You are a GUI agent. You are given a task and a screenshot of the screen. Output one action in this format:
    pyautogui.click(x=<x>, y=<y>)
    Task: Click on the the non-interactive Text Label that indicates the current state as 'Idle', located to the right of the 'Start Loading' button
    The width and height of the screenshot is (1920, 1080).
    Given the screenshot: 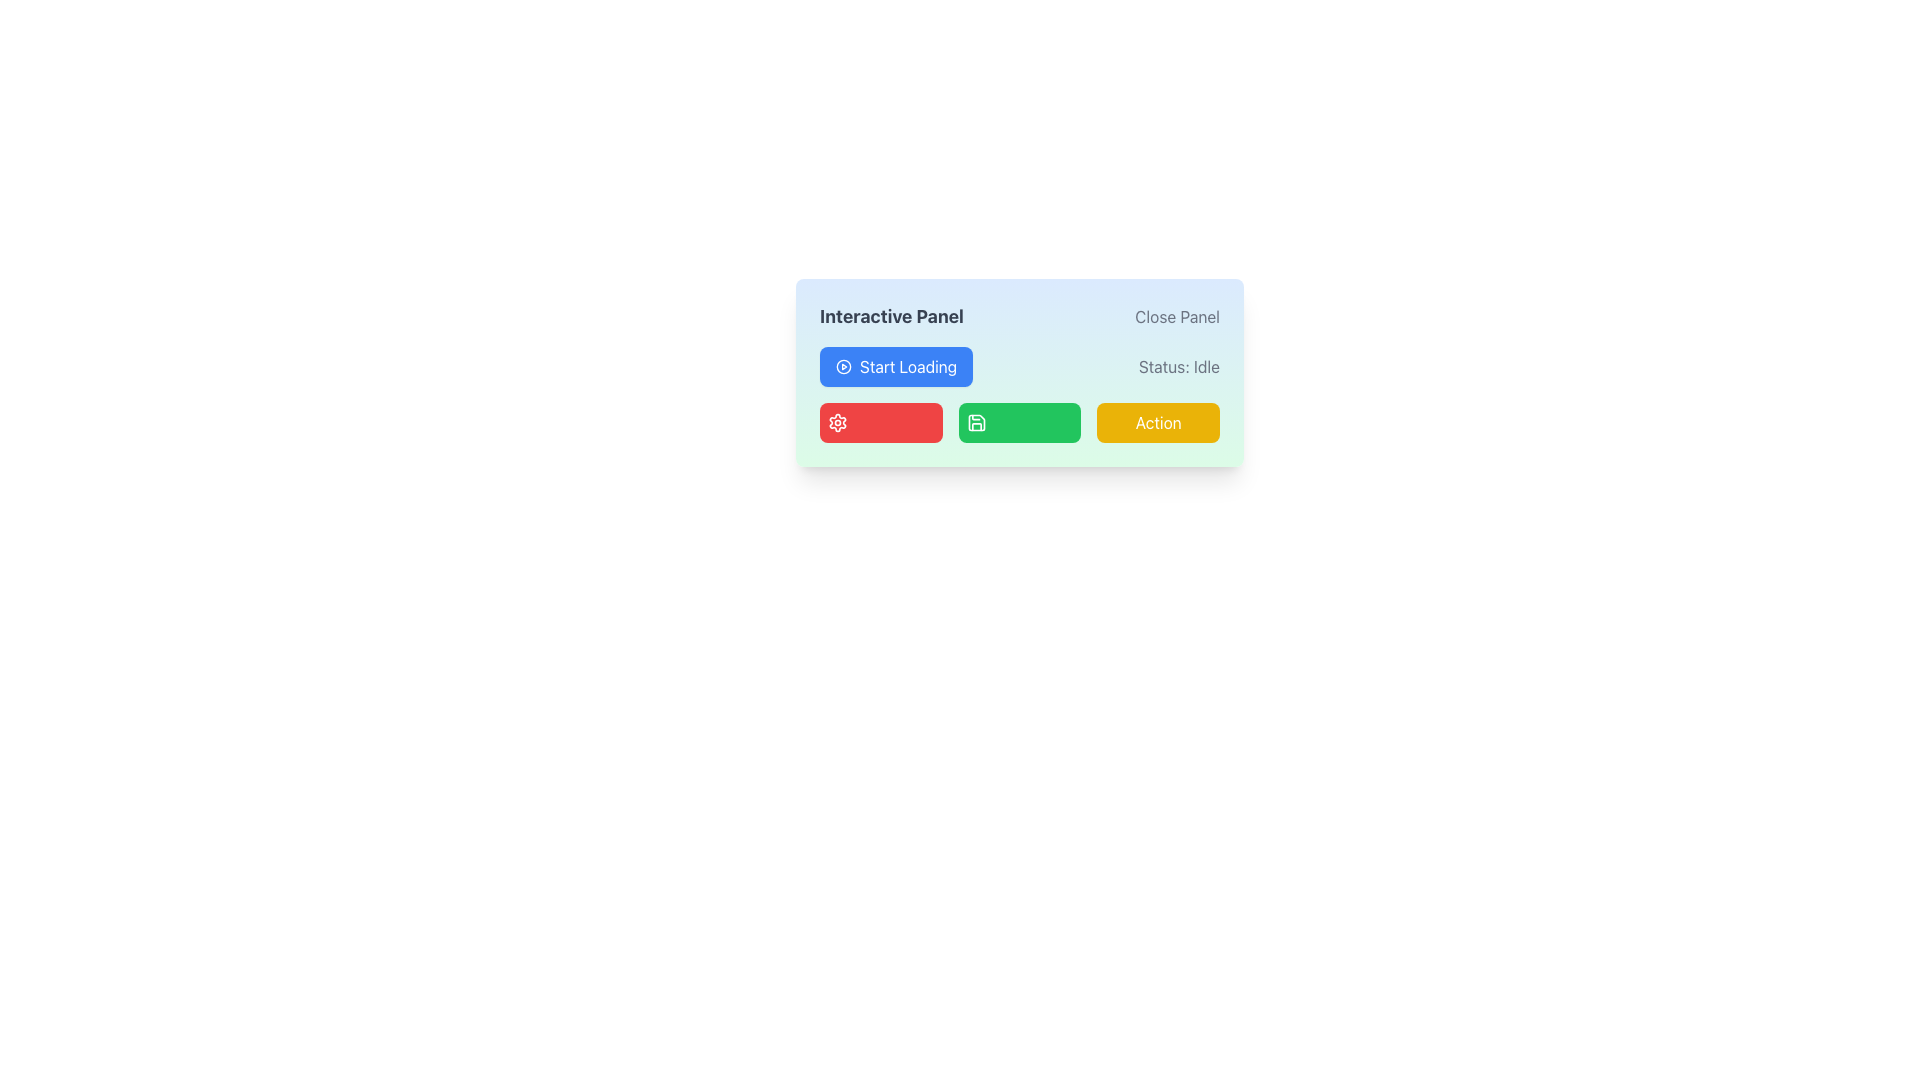 What is the action you would take?
    pyautogui.click(x=1179, y=366)
    